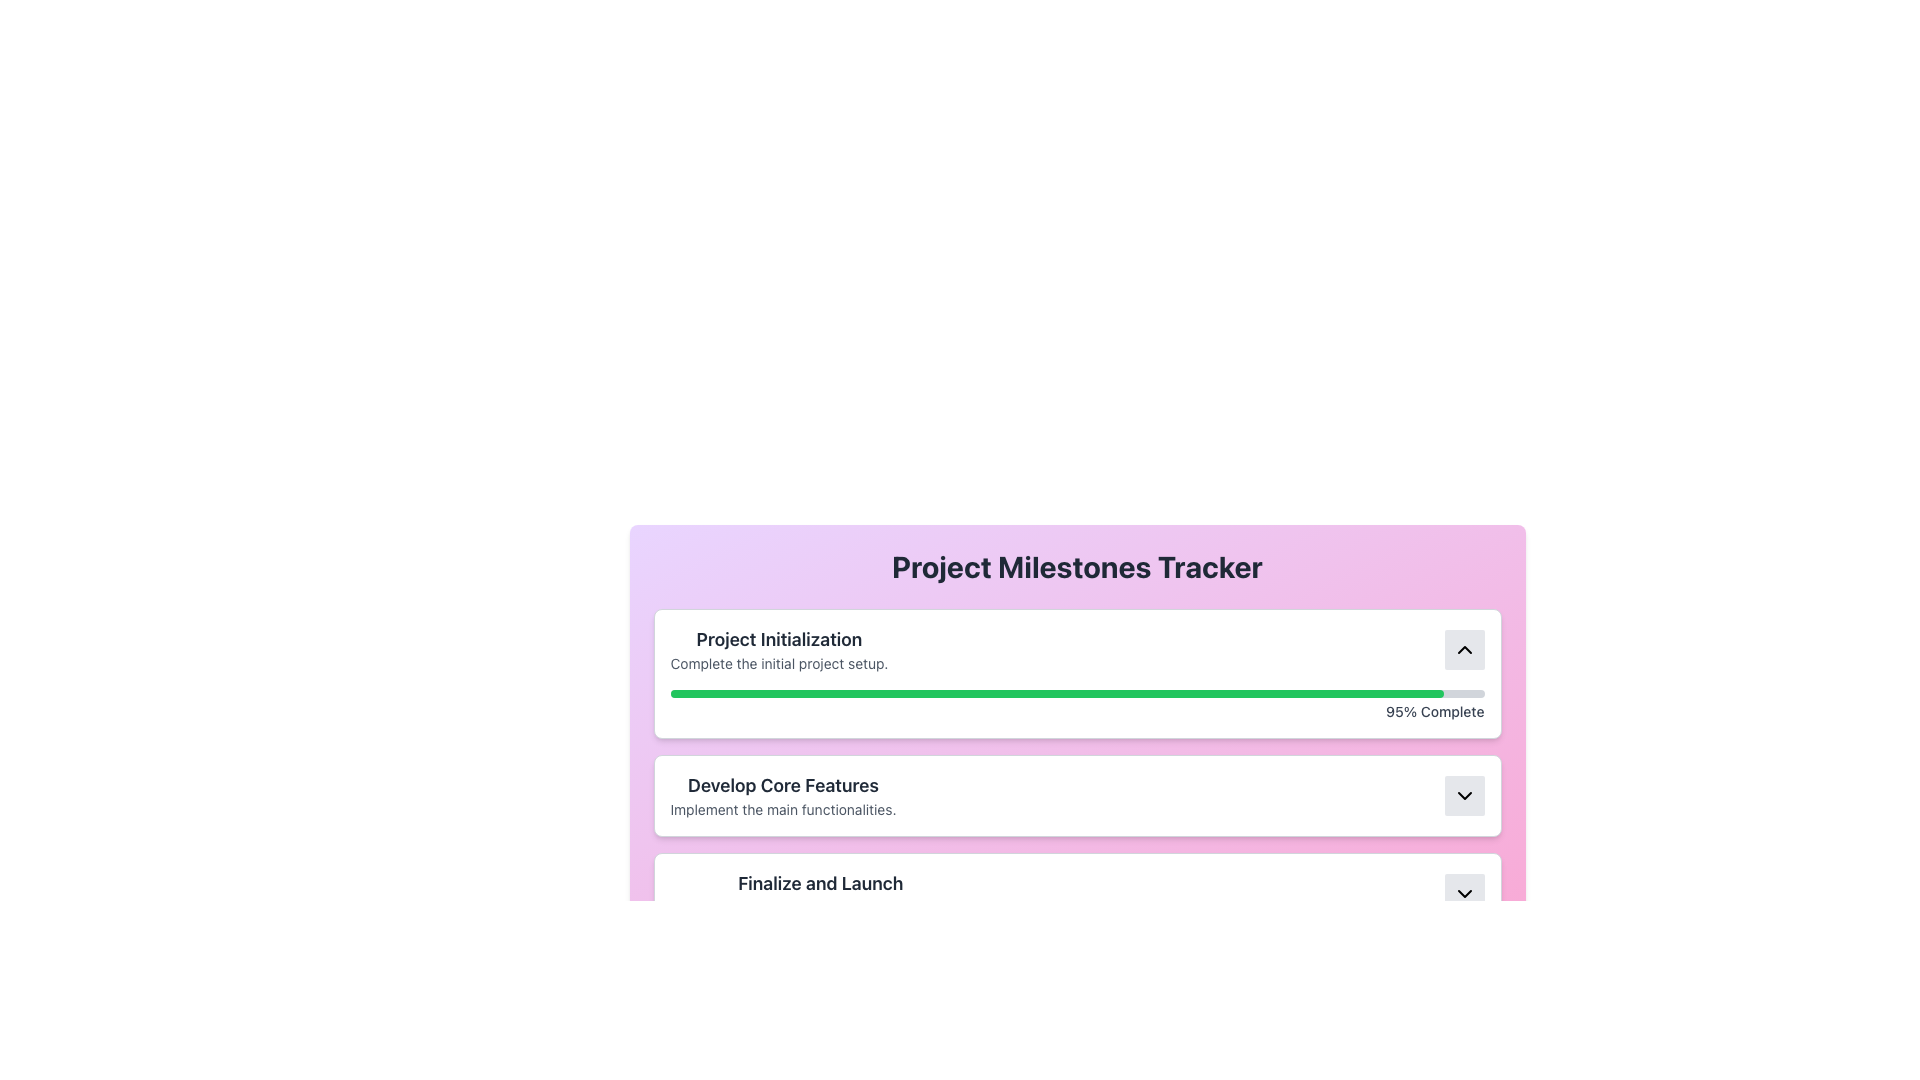  What do you see at coordinates (1464, 650) in the screenshot?
I see `the small rectangular button with a light gray background and an upward-pointing chevron icon, located on the right side of the 'Project Initialization' section` at bounding box center [1464, 650].